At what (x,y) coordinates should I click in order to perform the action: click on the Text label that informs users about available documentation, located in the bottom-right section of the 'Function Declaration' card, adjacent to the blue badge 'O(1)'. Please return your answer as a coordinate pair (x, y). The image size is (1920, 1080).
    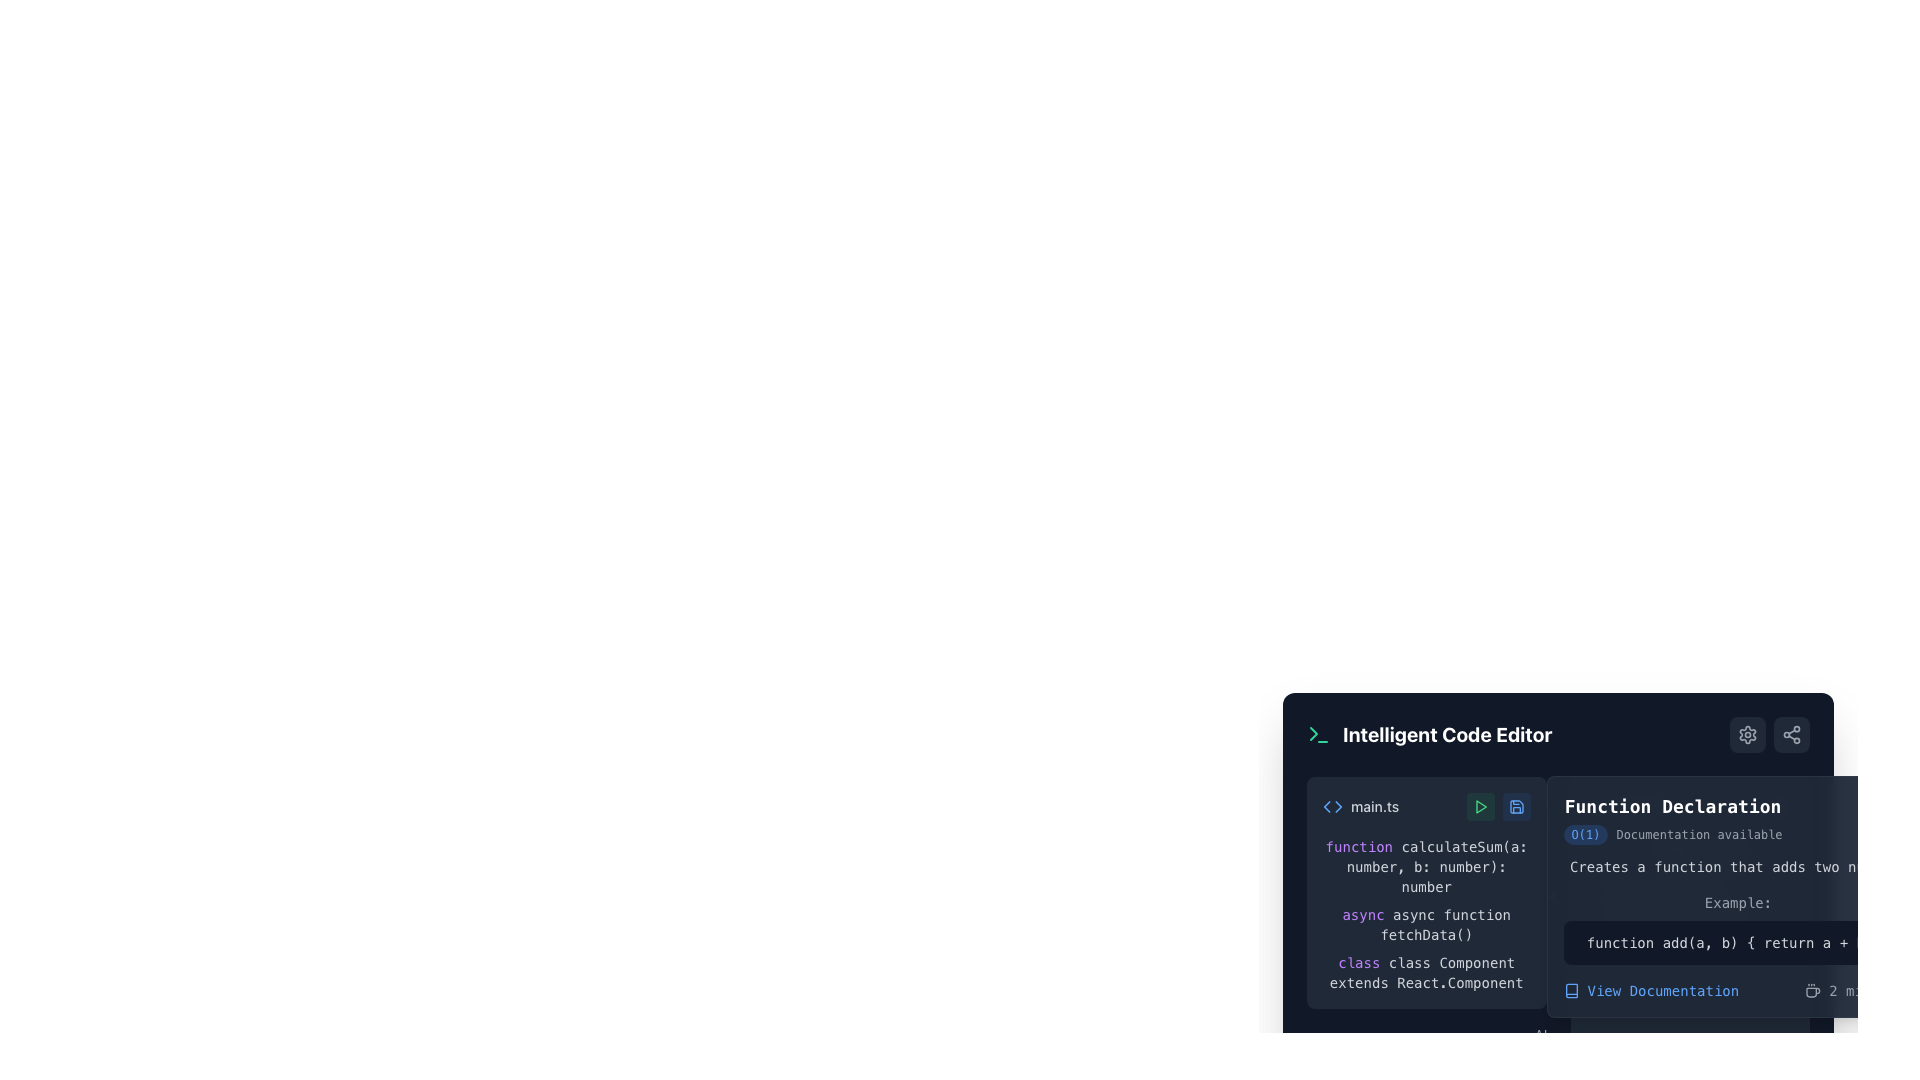
    Looking at the image, I should click on (1698, 834).